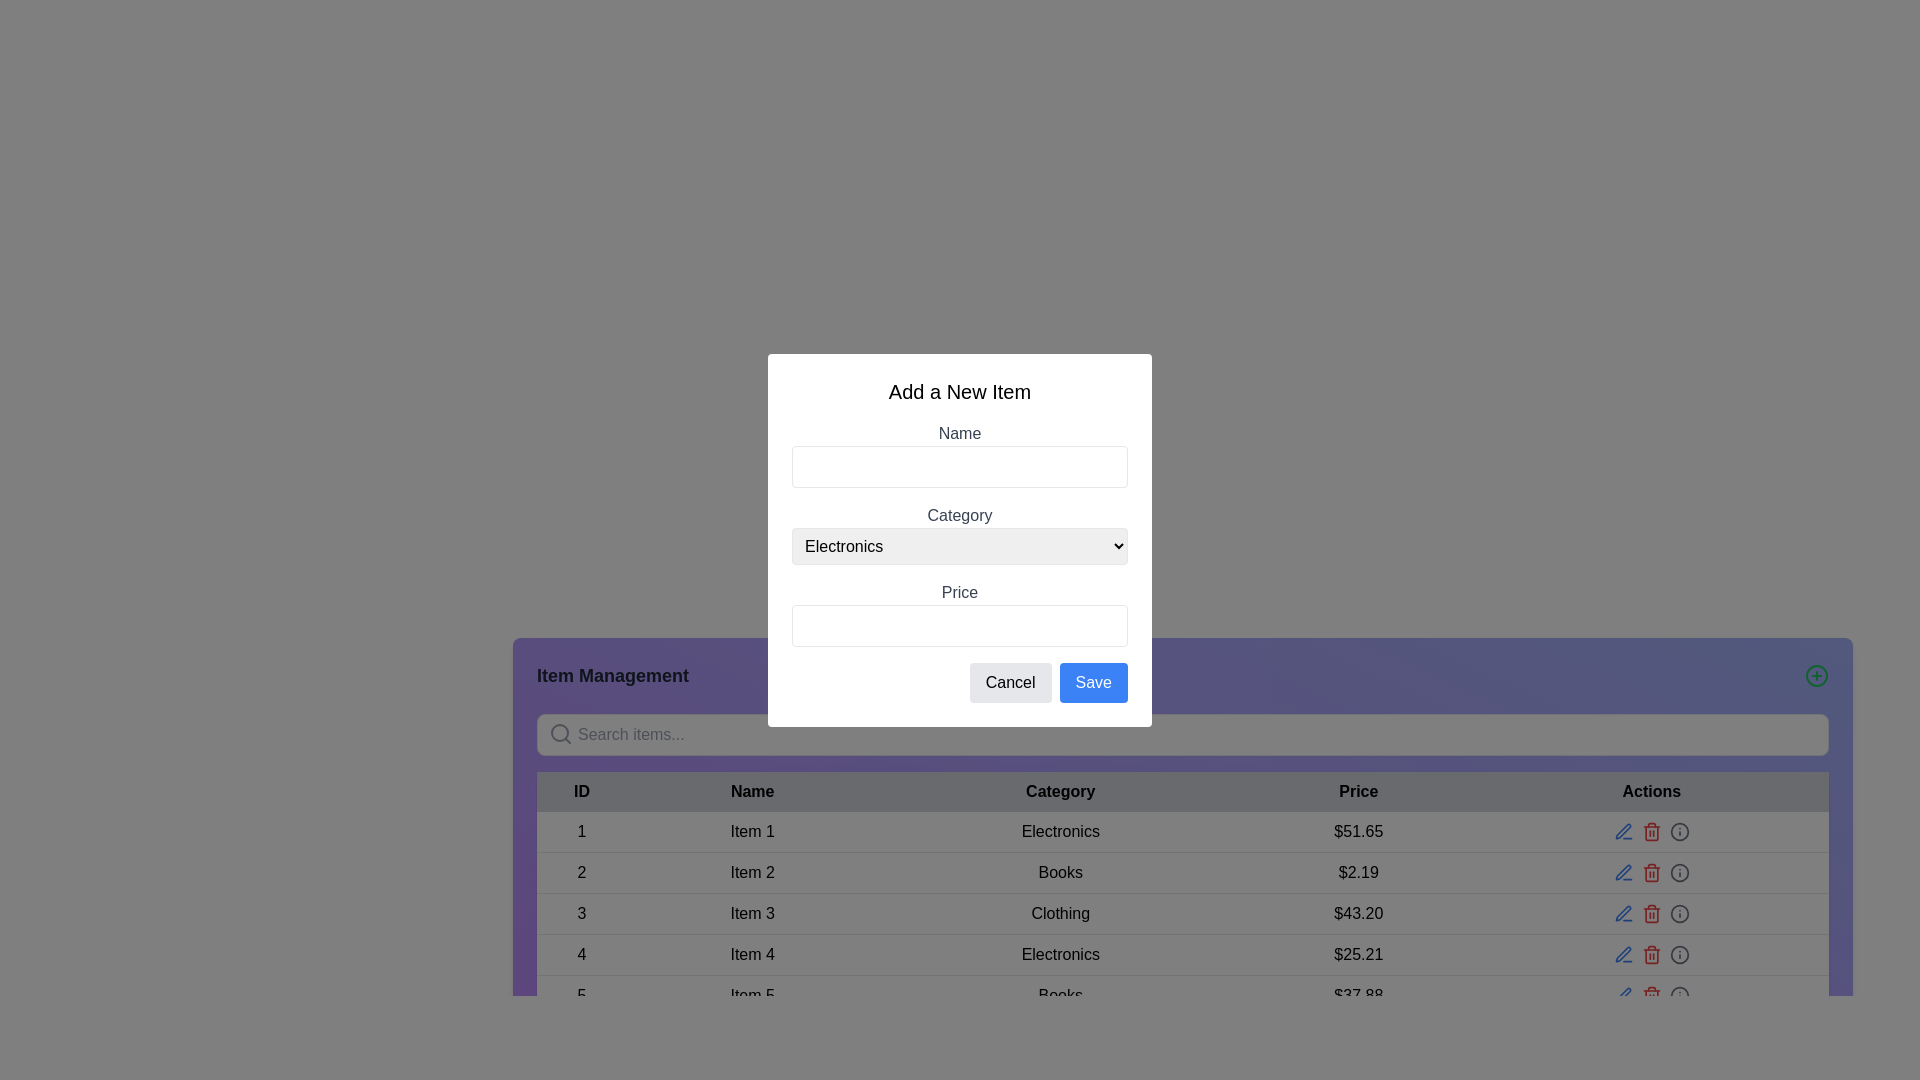 Image resolution: width=1920 pixels, height=1080 pixels. Describe the element at coordinates (960, 532) in the screenshot. I see `the dropdown menu located below the 'Name' input field and above the 'Price' input field` at that location.